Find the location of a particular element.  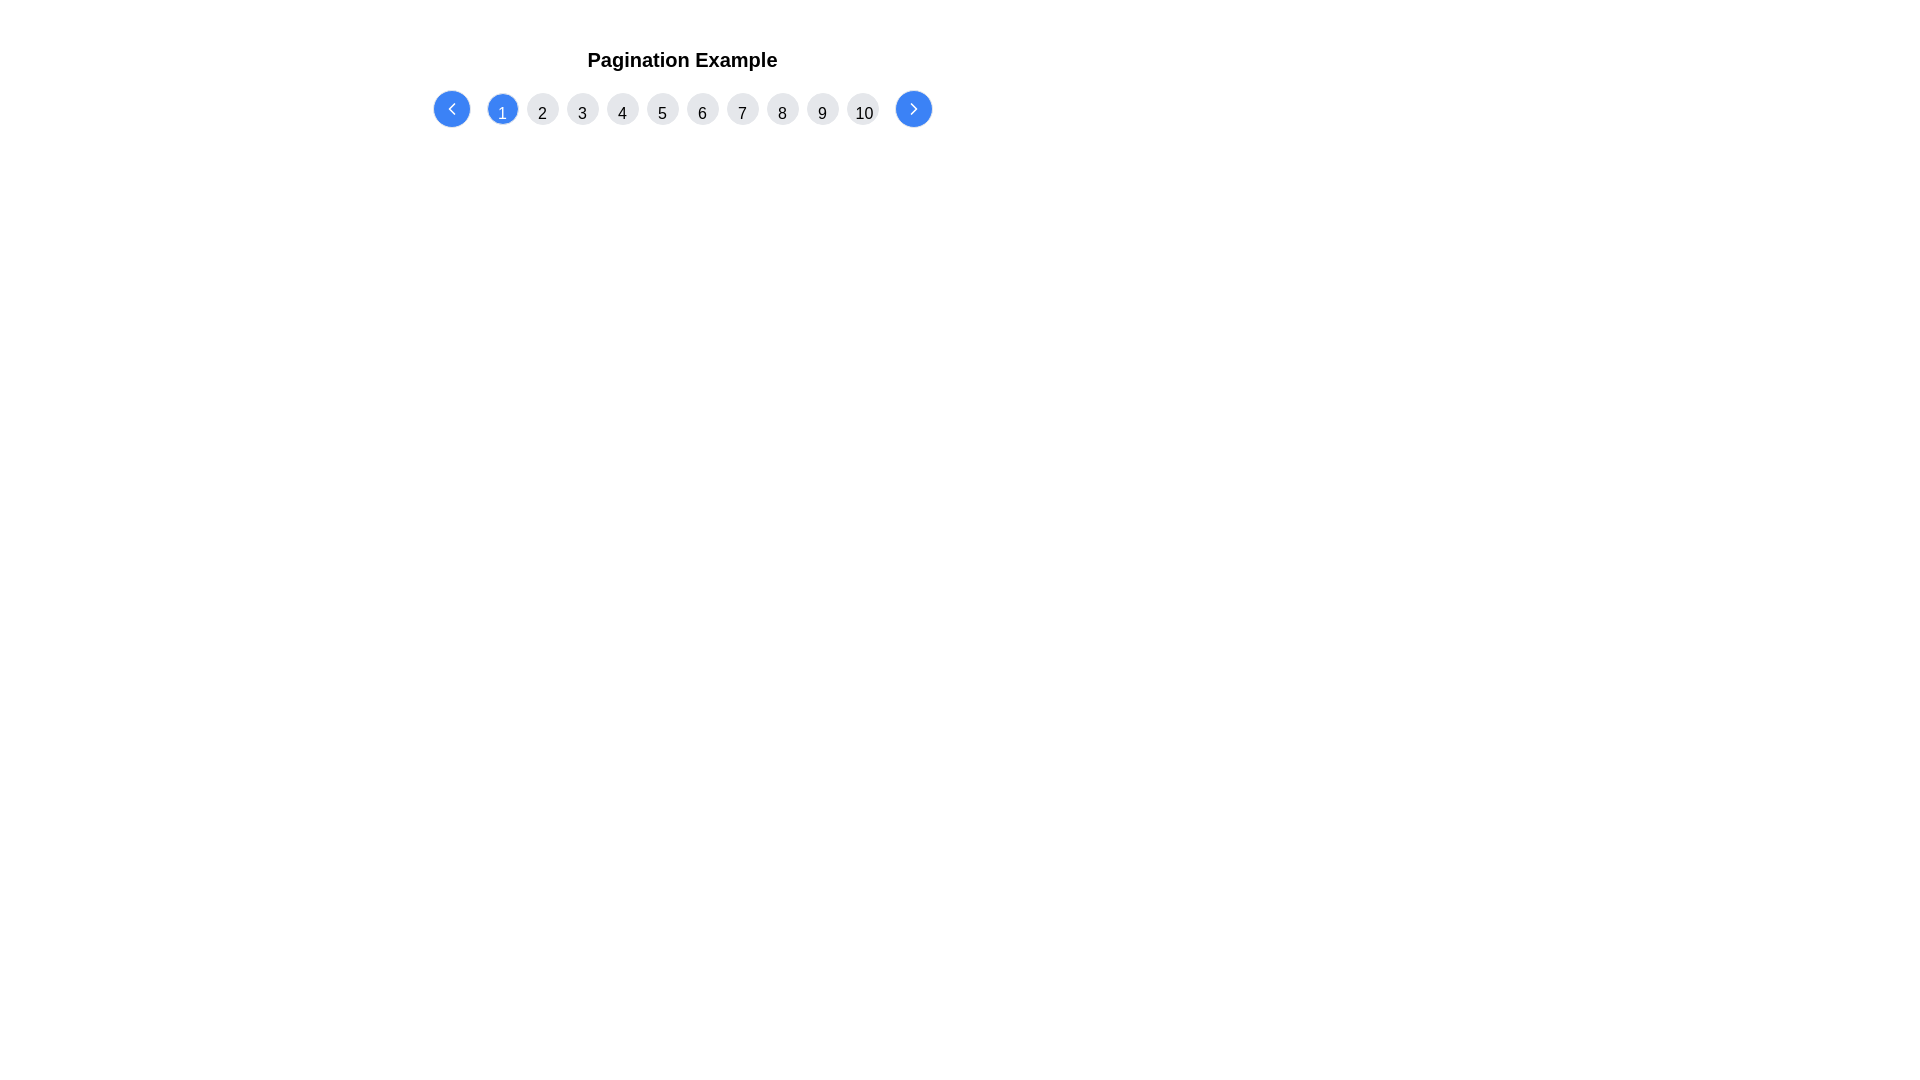

the circular button with a gray background and a bold black numeral '5' at its center is located at coordinates (662, 108).